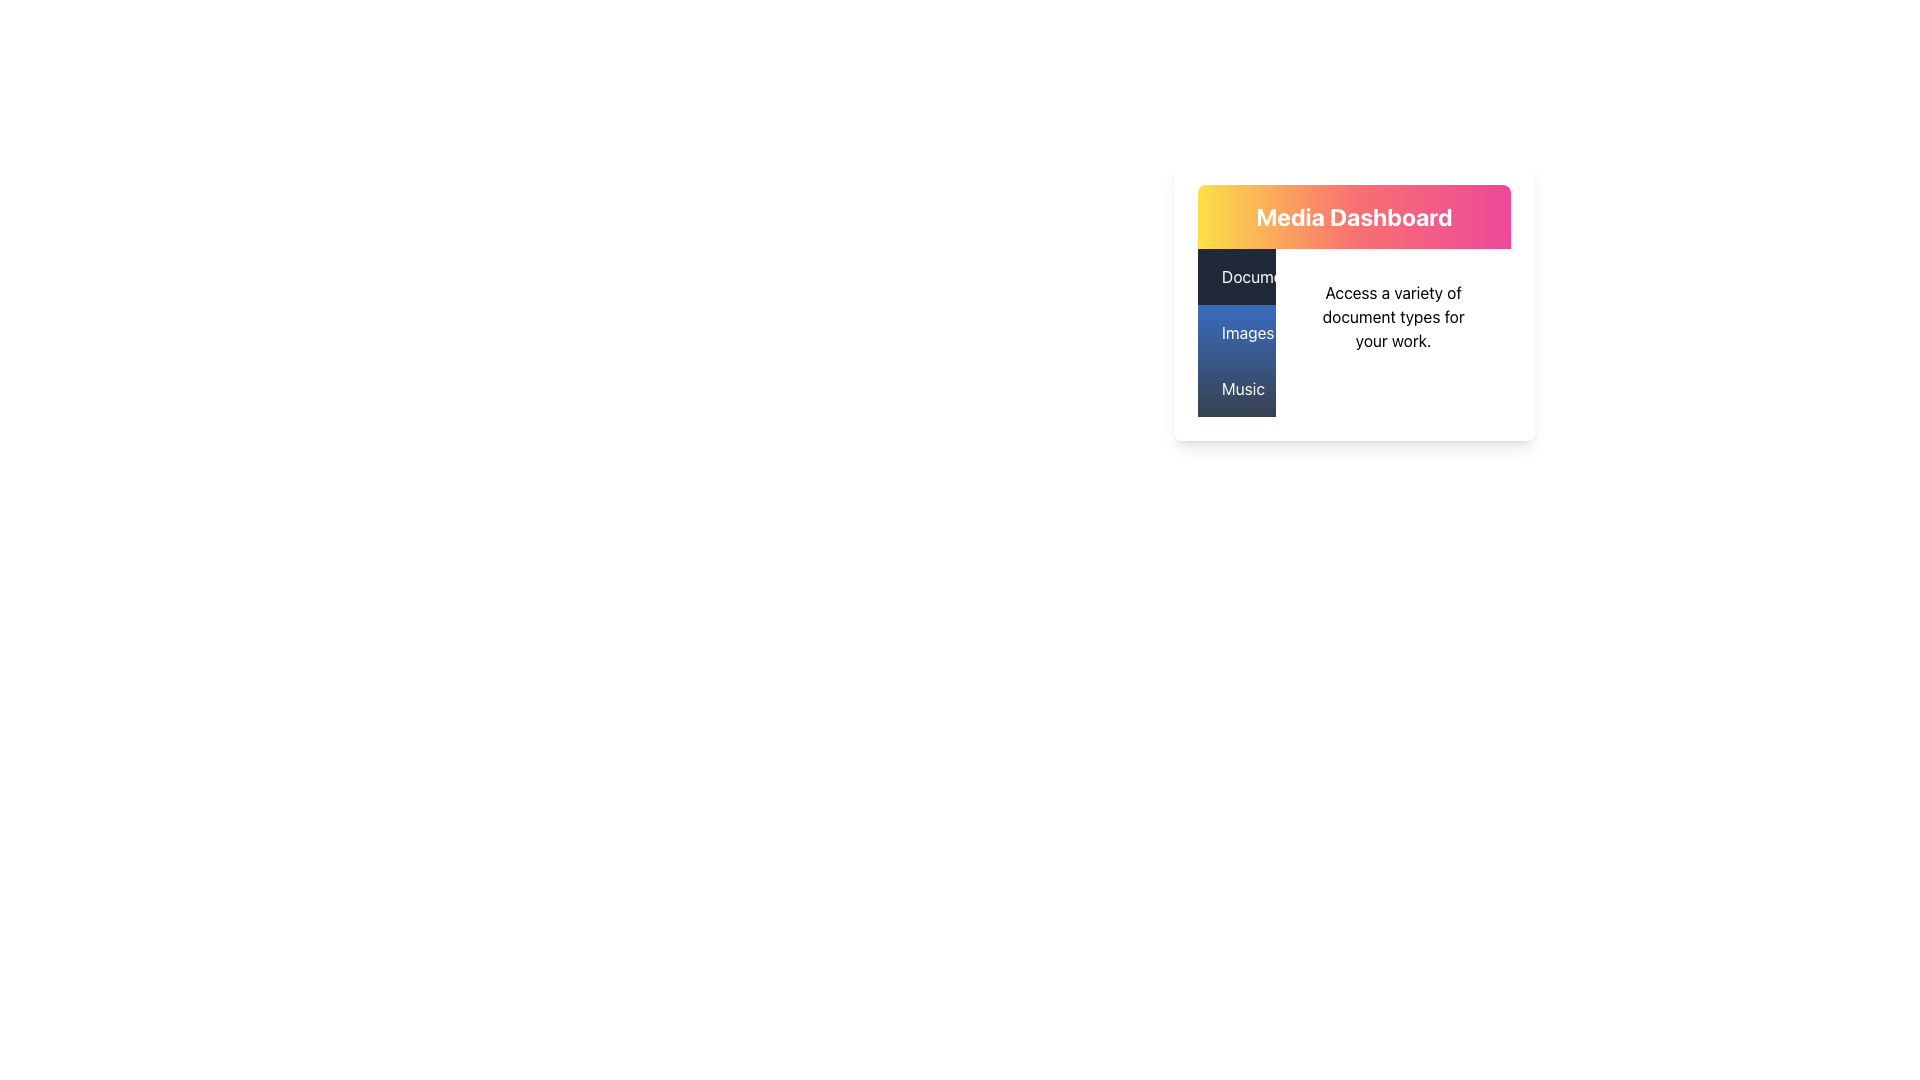  Describe the element at coordinates (1247, 331) in the screenshot. I see `the 'Images' text label in the vertical navigation menu` at that location.